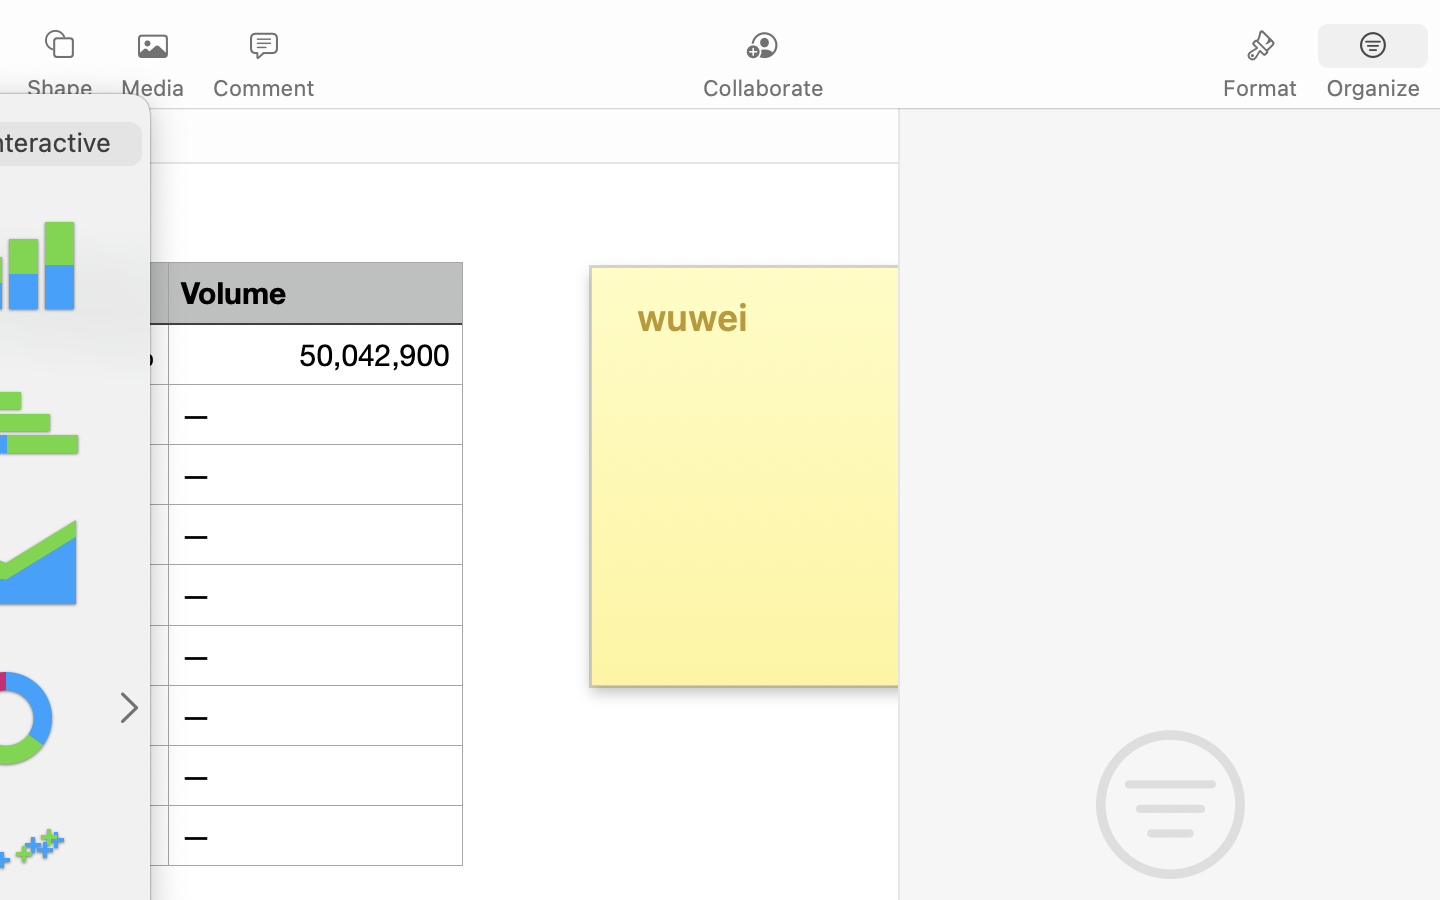  What do you see at coordinates (151, 87) in the screenshot?
I see `'Media'` at bounding box center [151, 87].